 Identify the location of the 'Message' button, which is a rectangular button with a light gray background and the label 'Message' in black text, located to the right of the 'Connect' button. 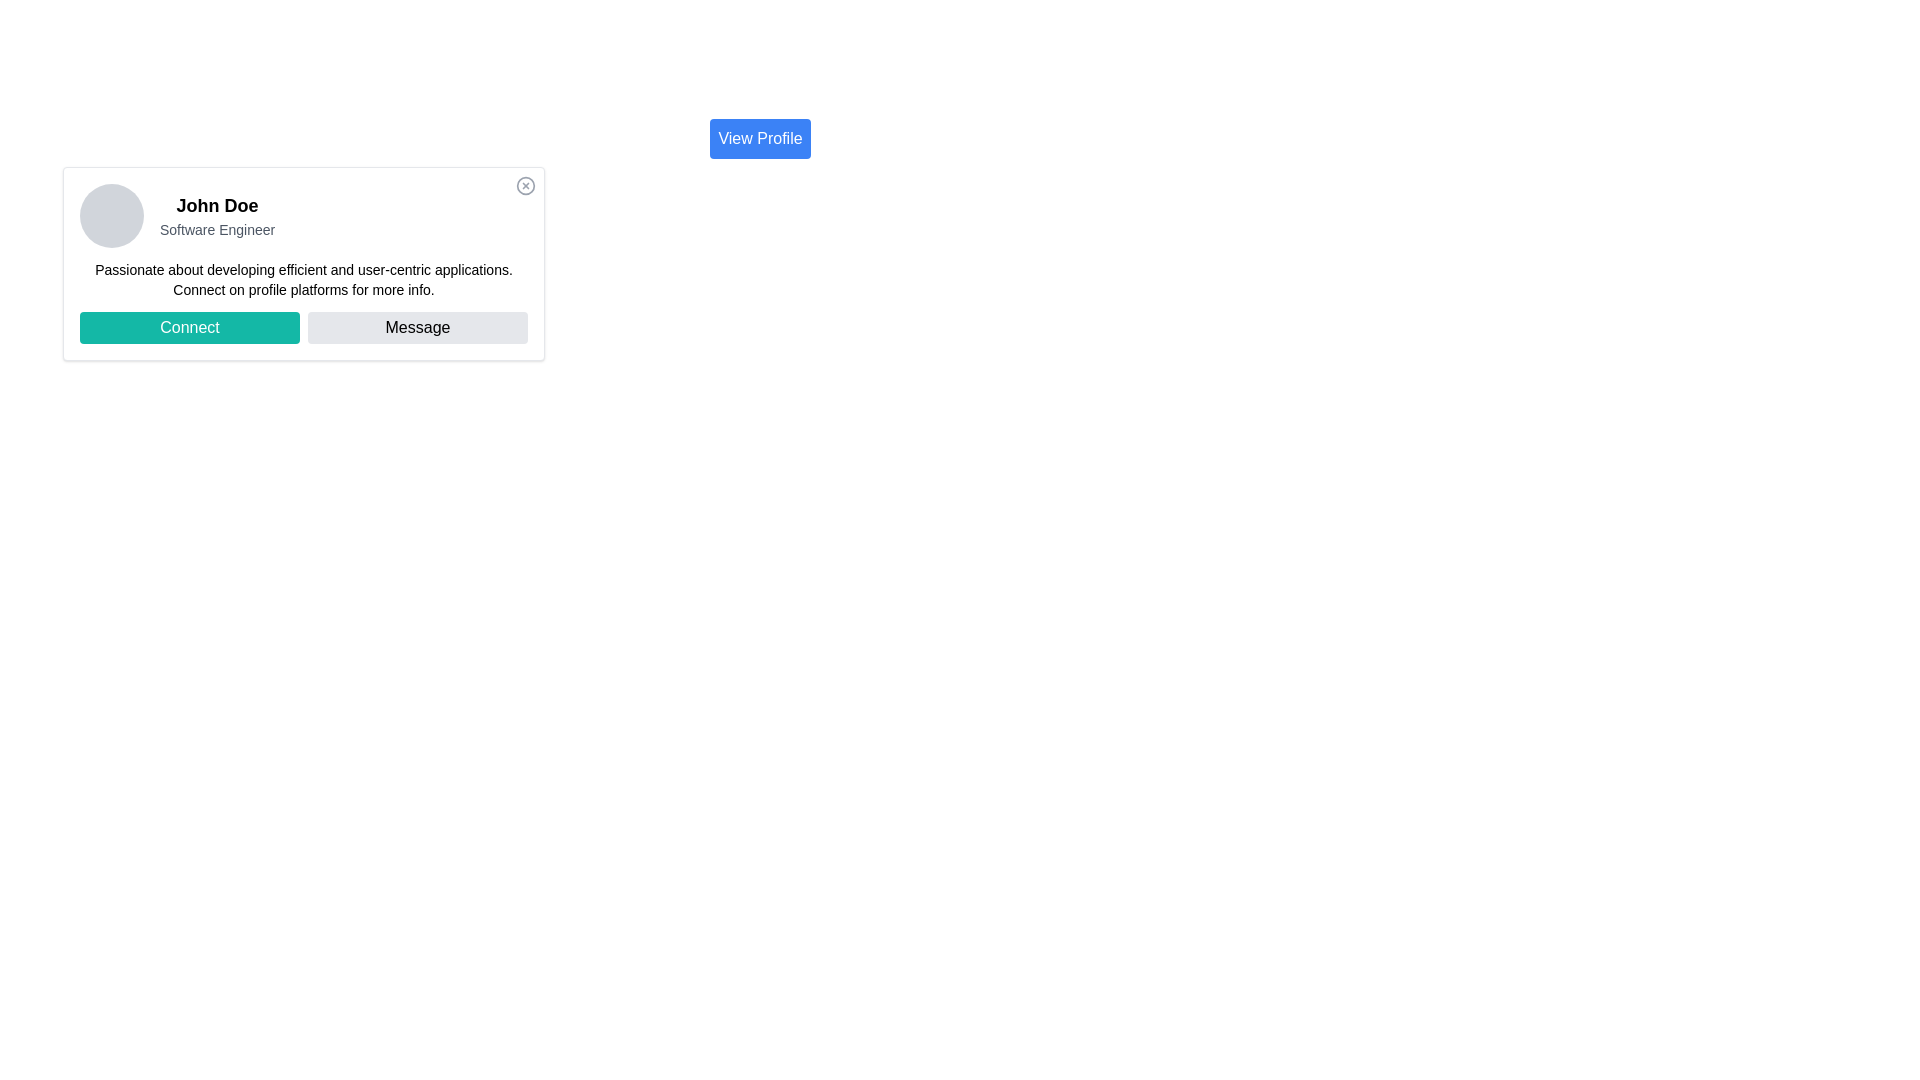
(416, 326).